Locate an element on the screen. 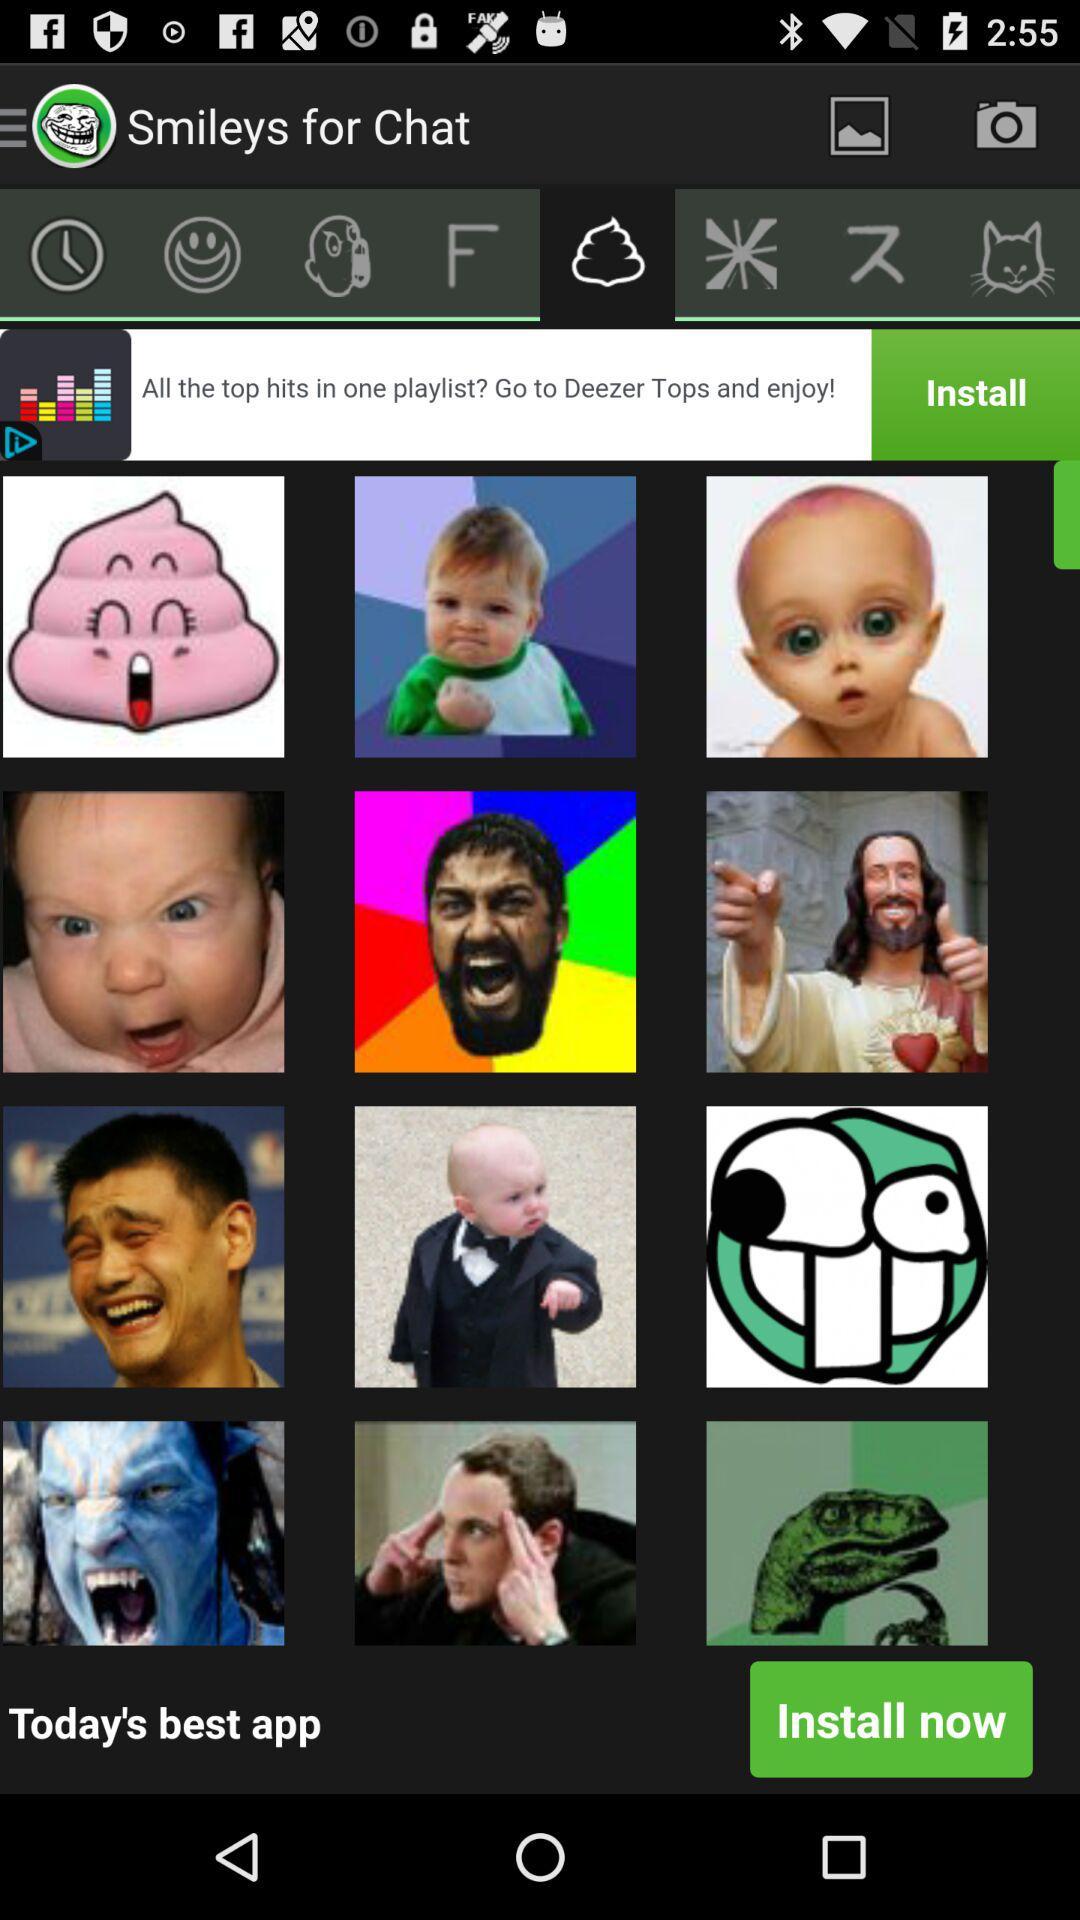 The image size is (1080, 1920). open cats is located at coordinates (1012, 253).